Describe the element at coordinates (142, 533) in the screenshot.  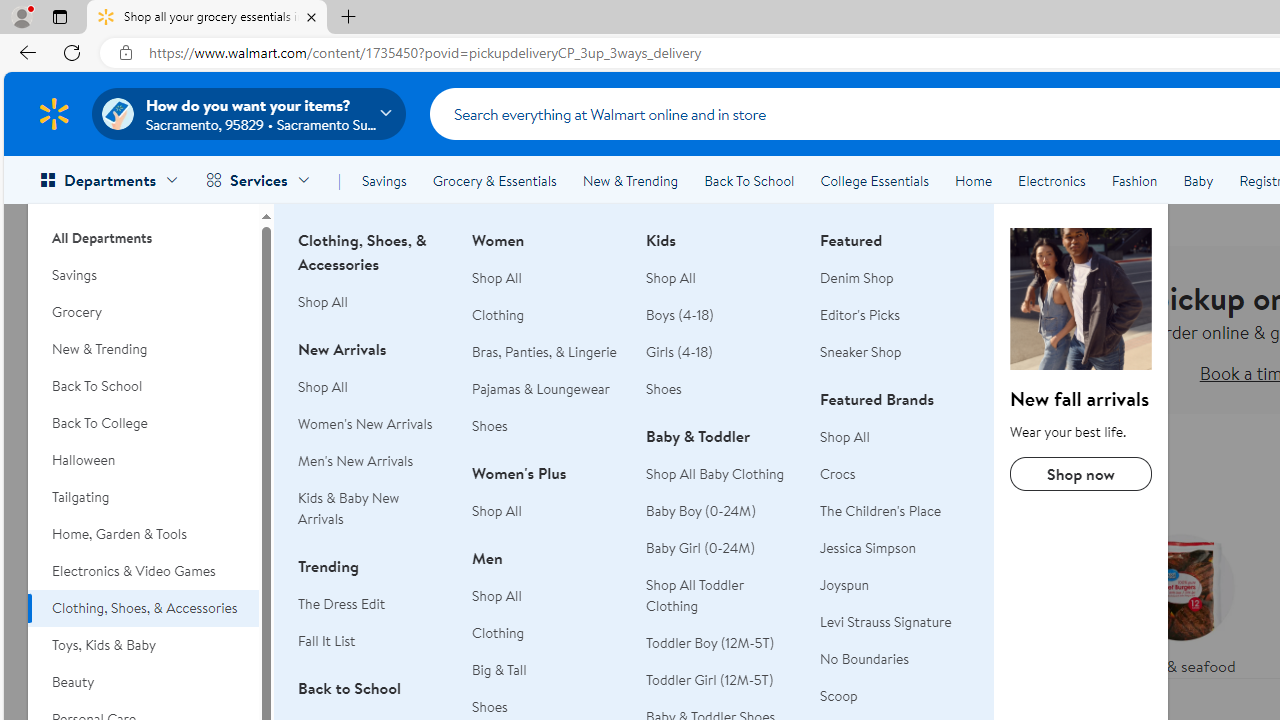
I see `'Home, Garden & Tools'` at that location.